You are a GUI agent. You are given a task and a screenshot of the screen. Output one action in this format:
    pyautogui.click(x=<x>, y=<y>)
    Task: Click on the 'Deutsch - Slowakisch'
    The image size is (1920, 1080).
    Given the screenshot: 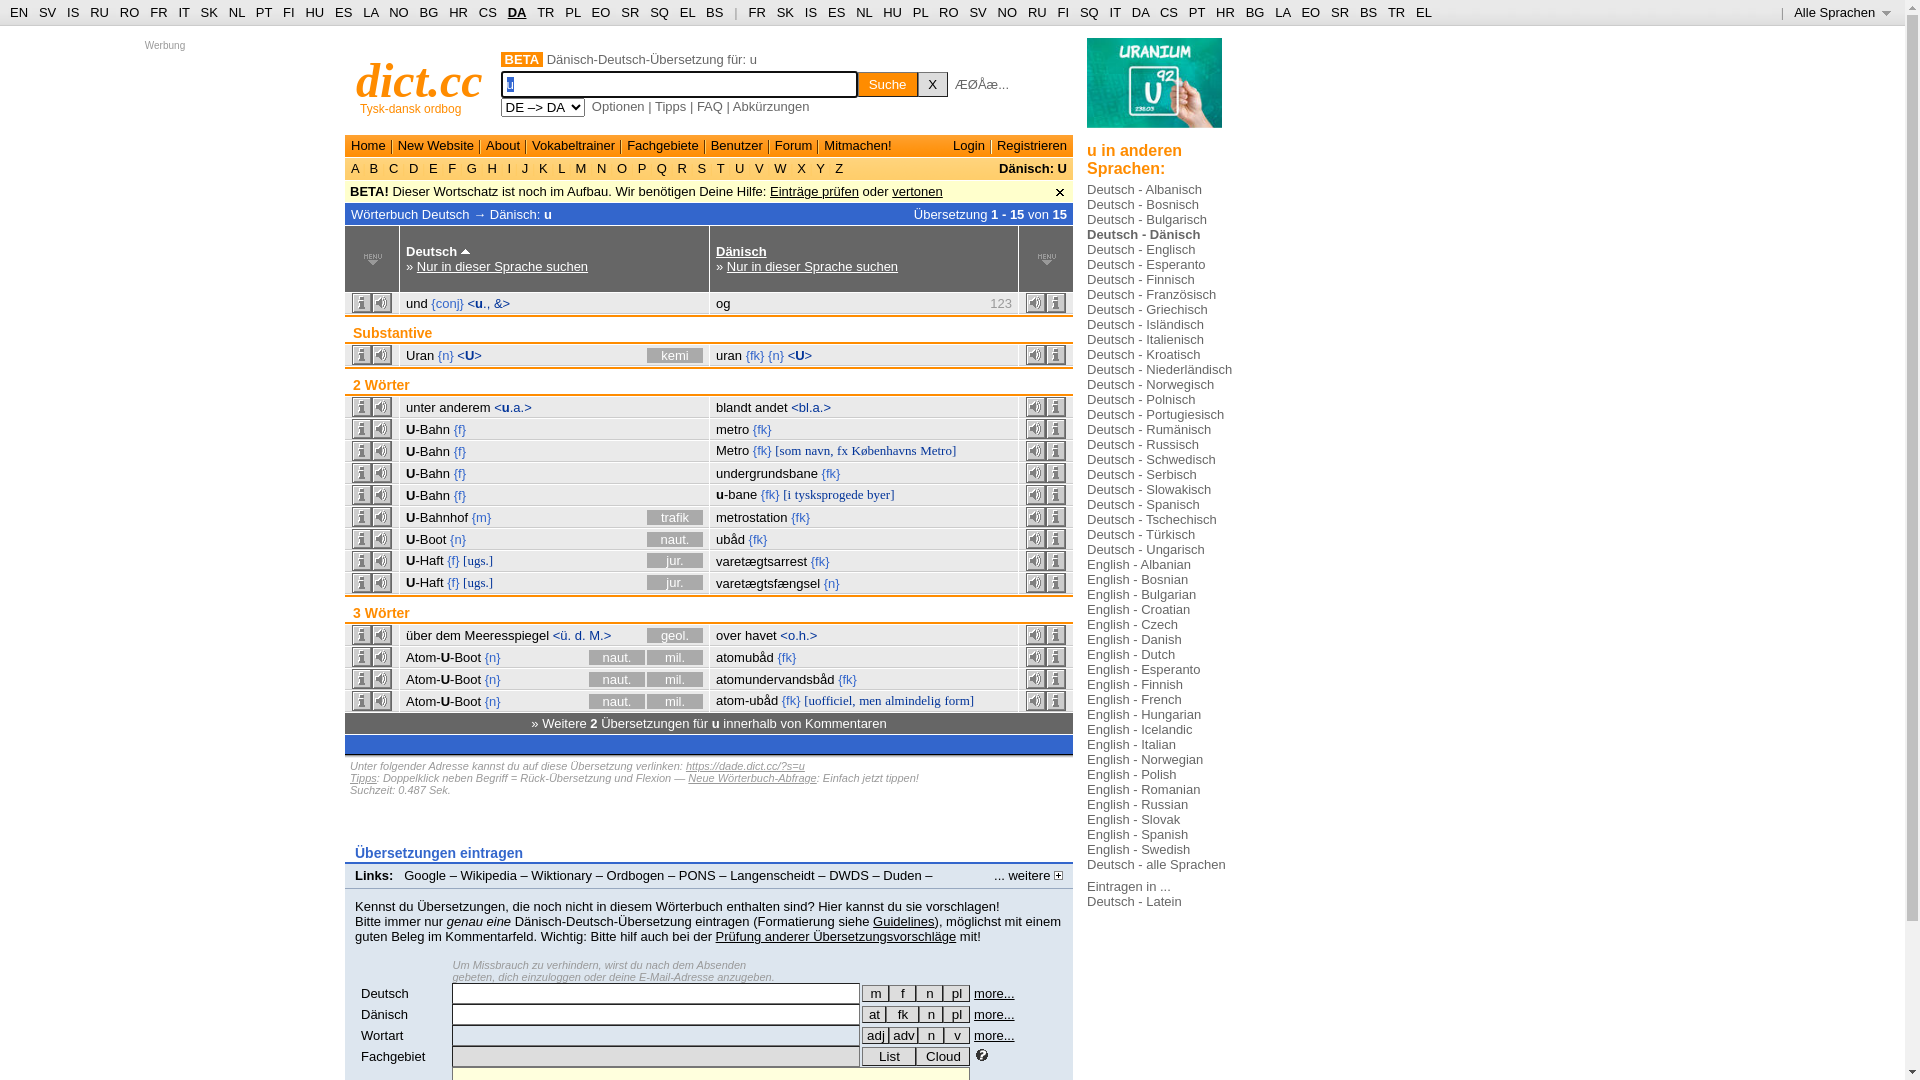 What is the action you would take?
    pyautogui.click(x=1148, y=489)
    